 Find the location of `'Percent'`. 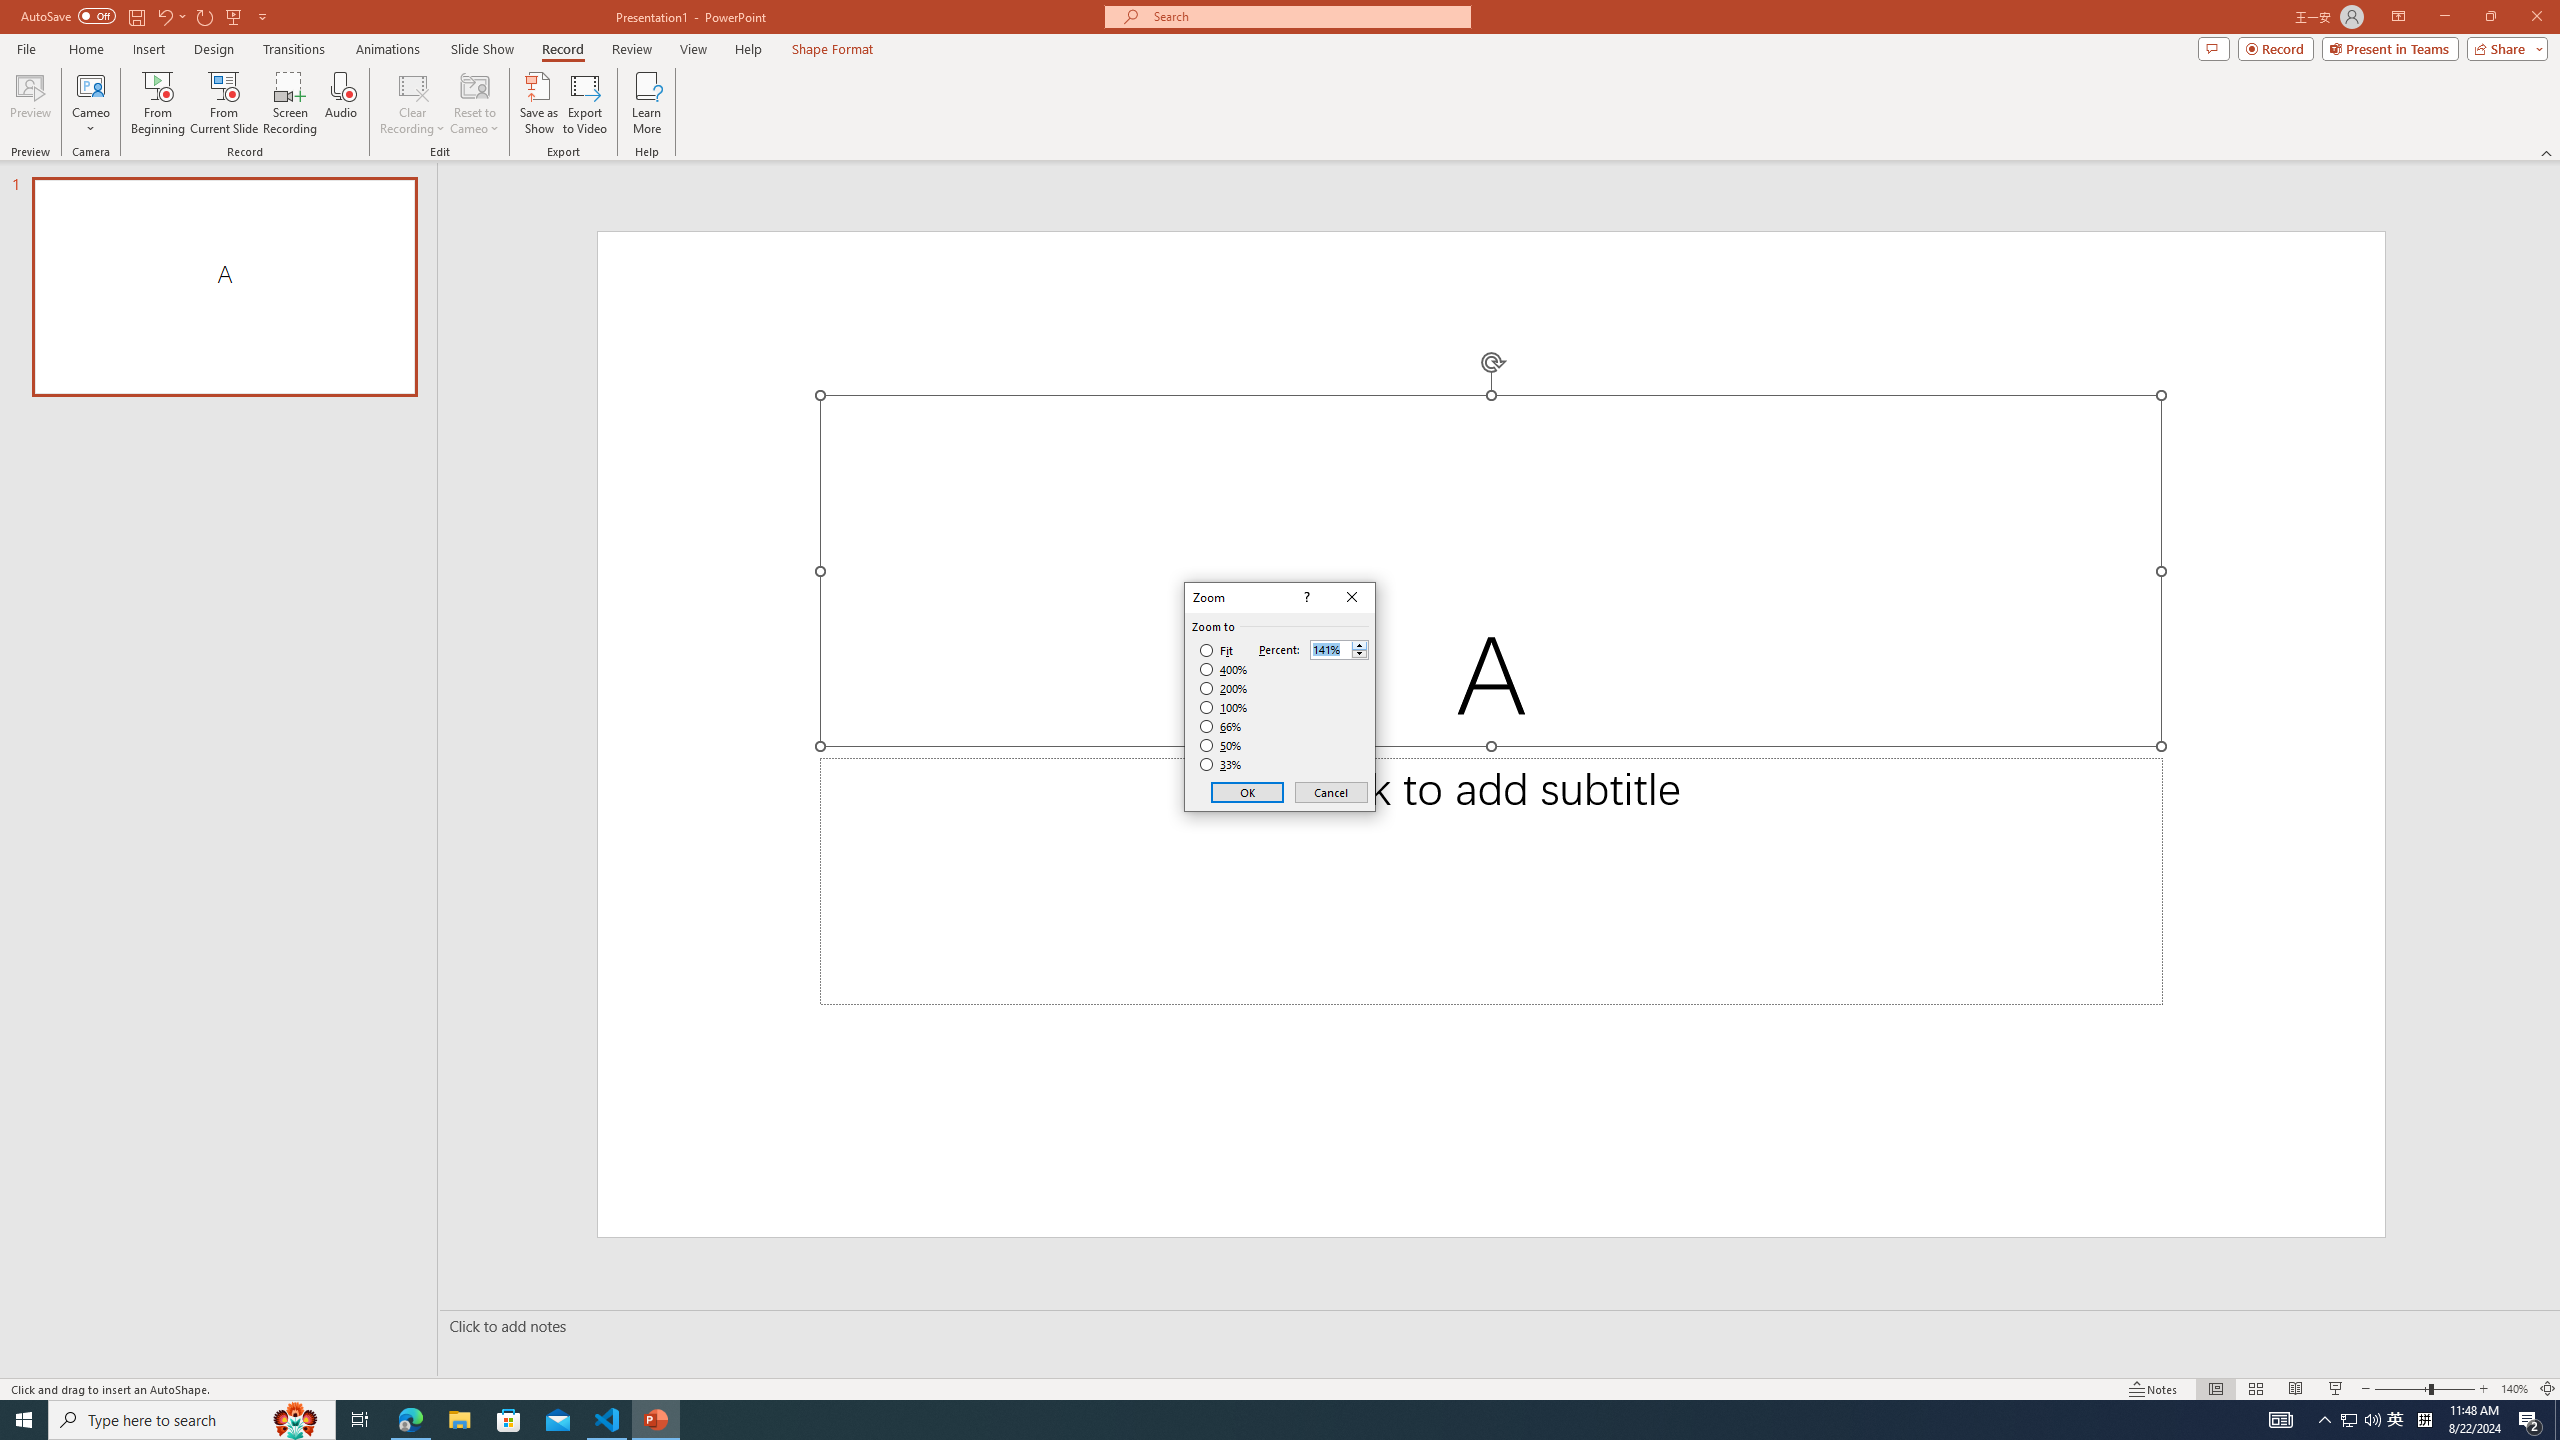

'Percent' is located at coordinates (1340, 648).